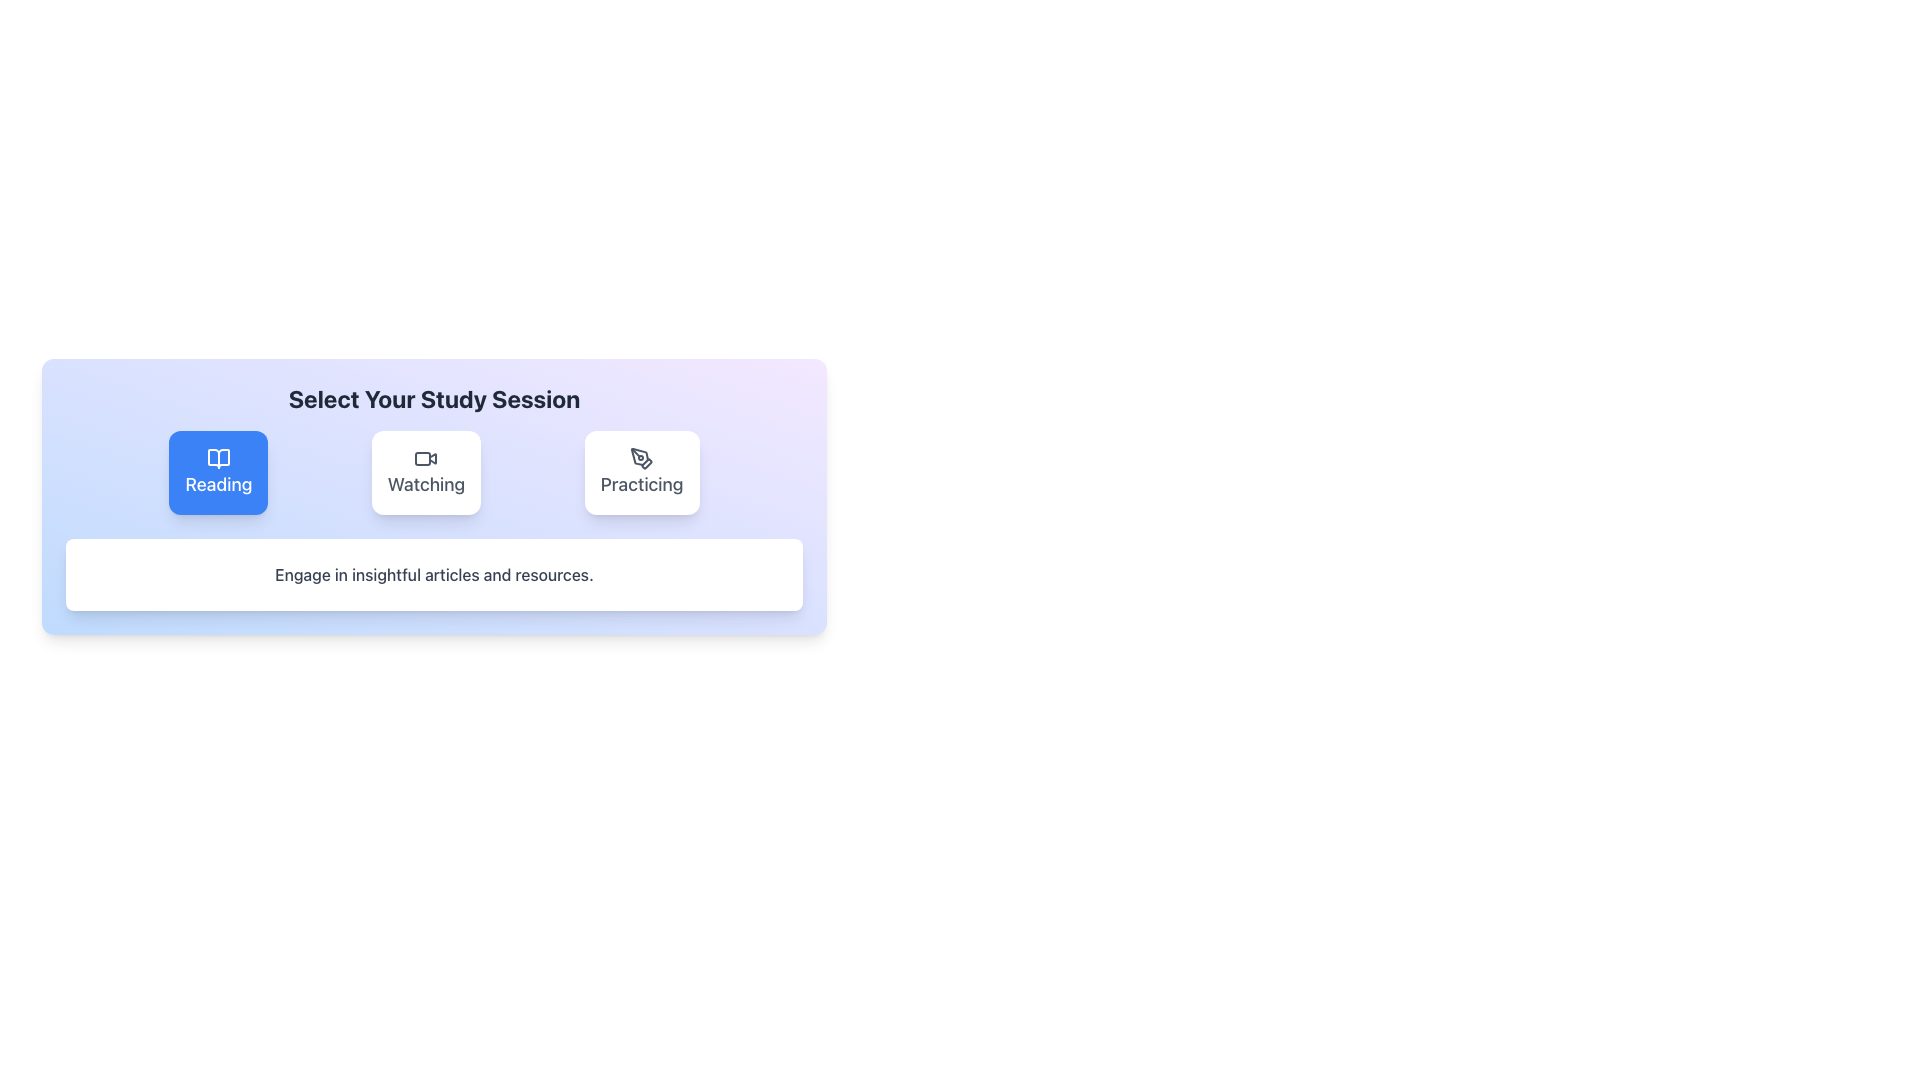 The width and height of the screenshot is (1920, 1080). I want to click on the representation of the pen nib icon, which is styled with a light stroke and is located near the bottom of the 'Practicing' option in the interface, so click(647, 463).